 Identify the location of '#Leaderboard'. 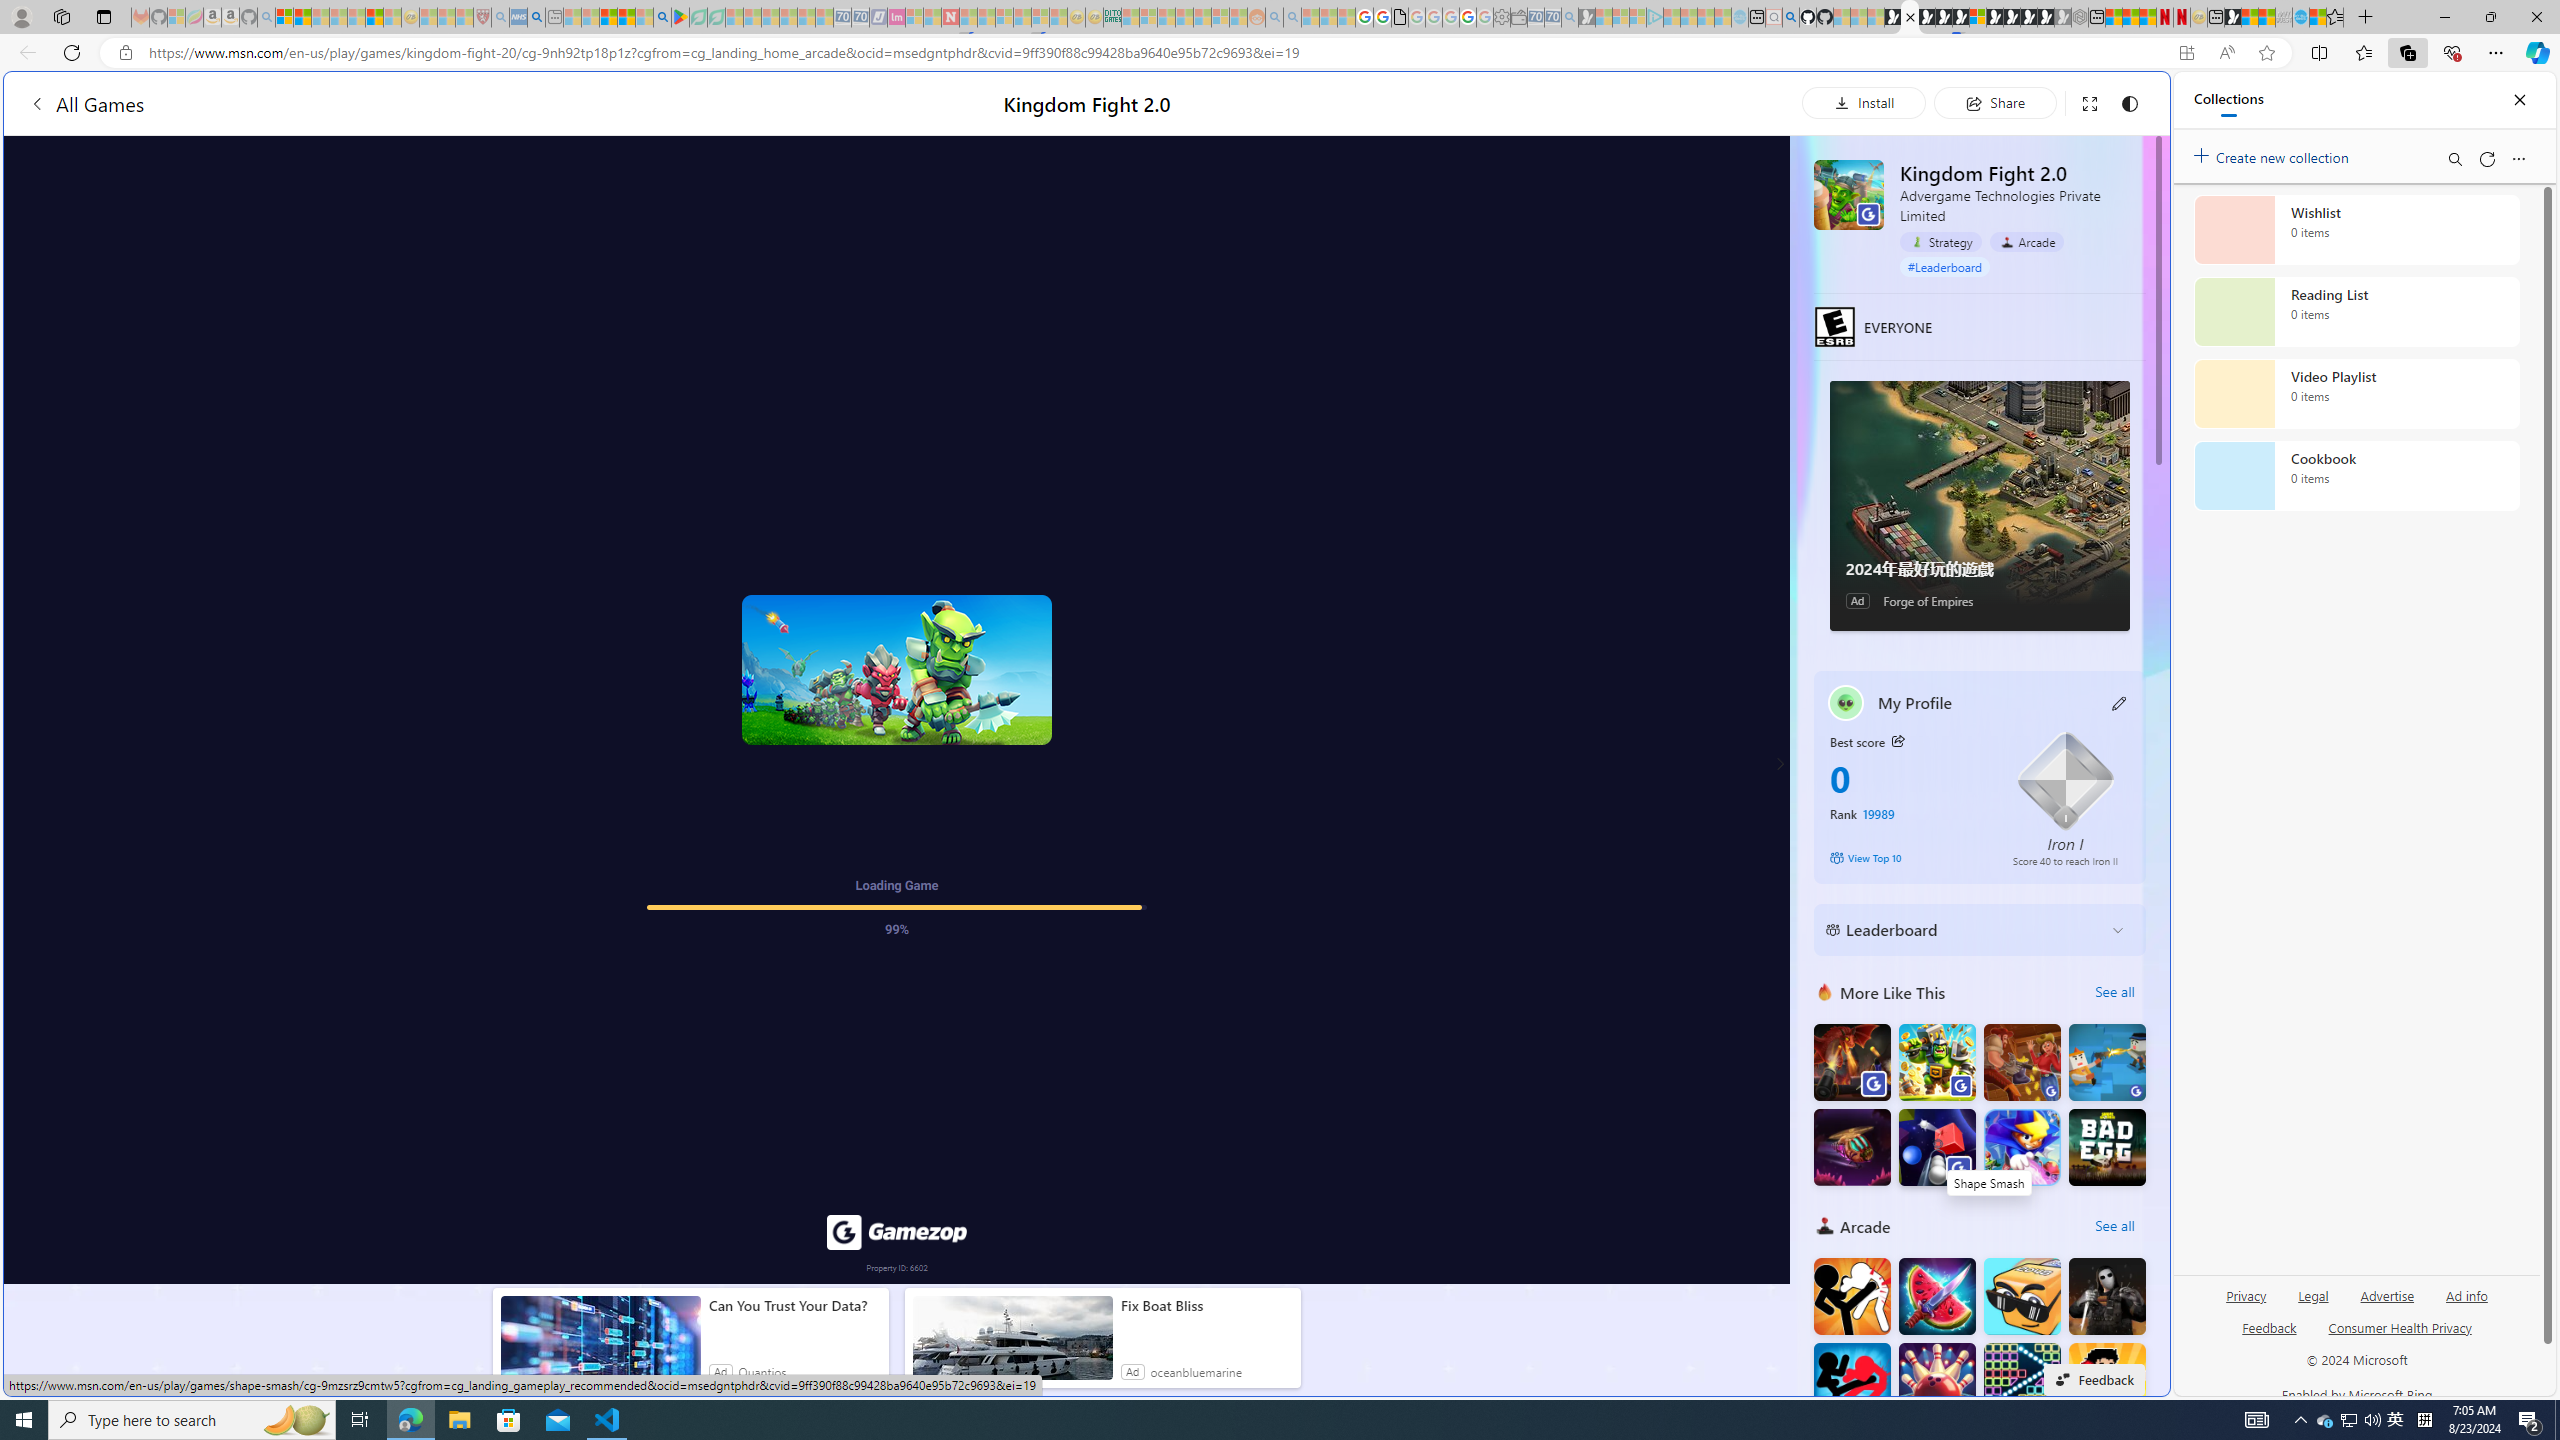
(1944, 265).